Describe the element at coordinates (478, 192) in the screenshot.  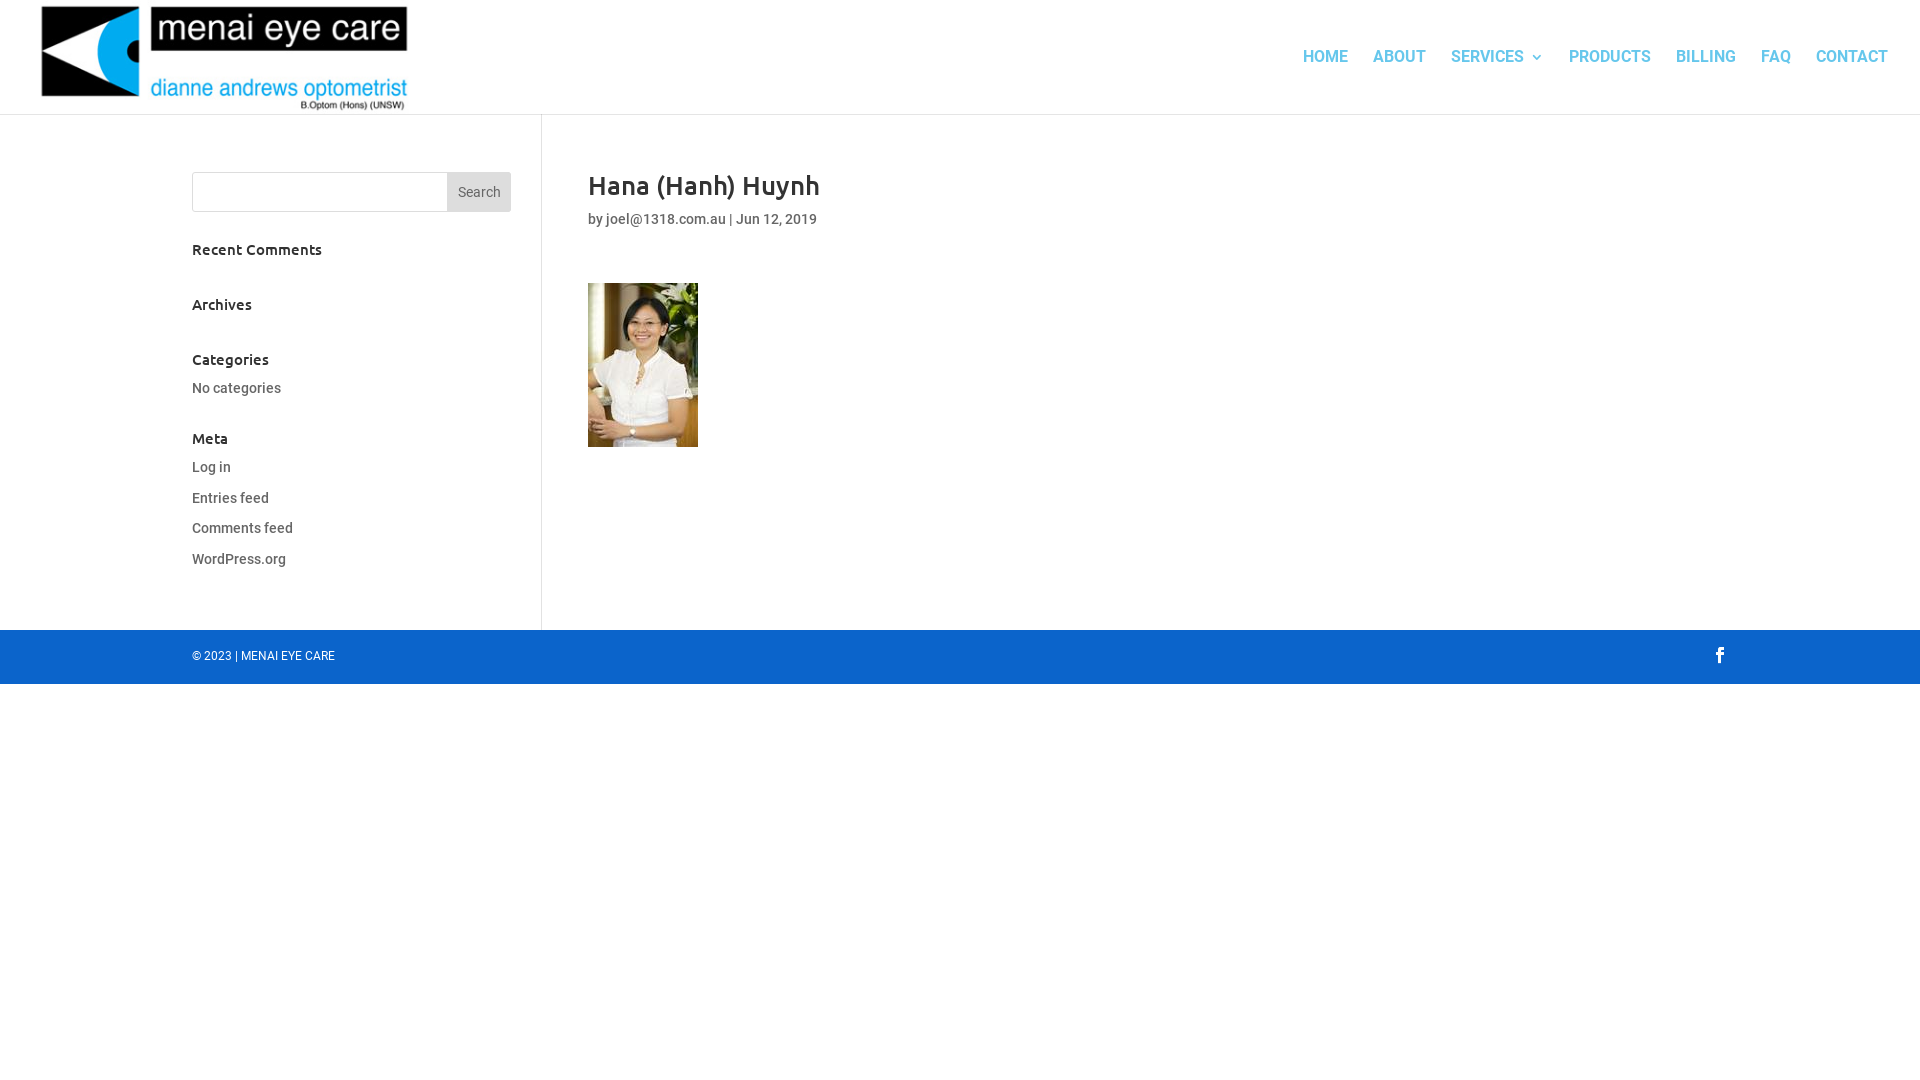
I see `'Search'` at that location.